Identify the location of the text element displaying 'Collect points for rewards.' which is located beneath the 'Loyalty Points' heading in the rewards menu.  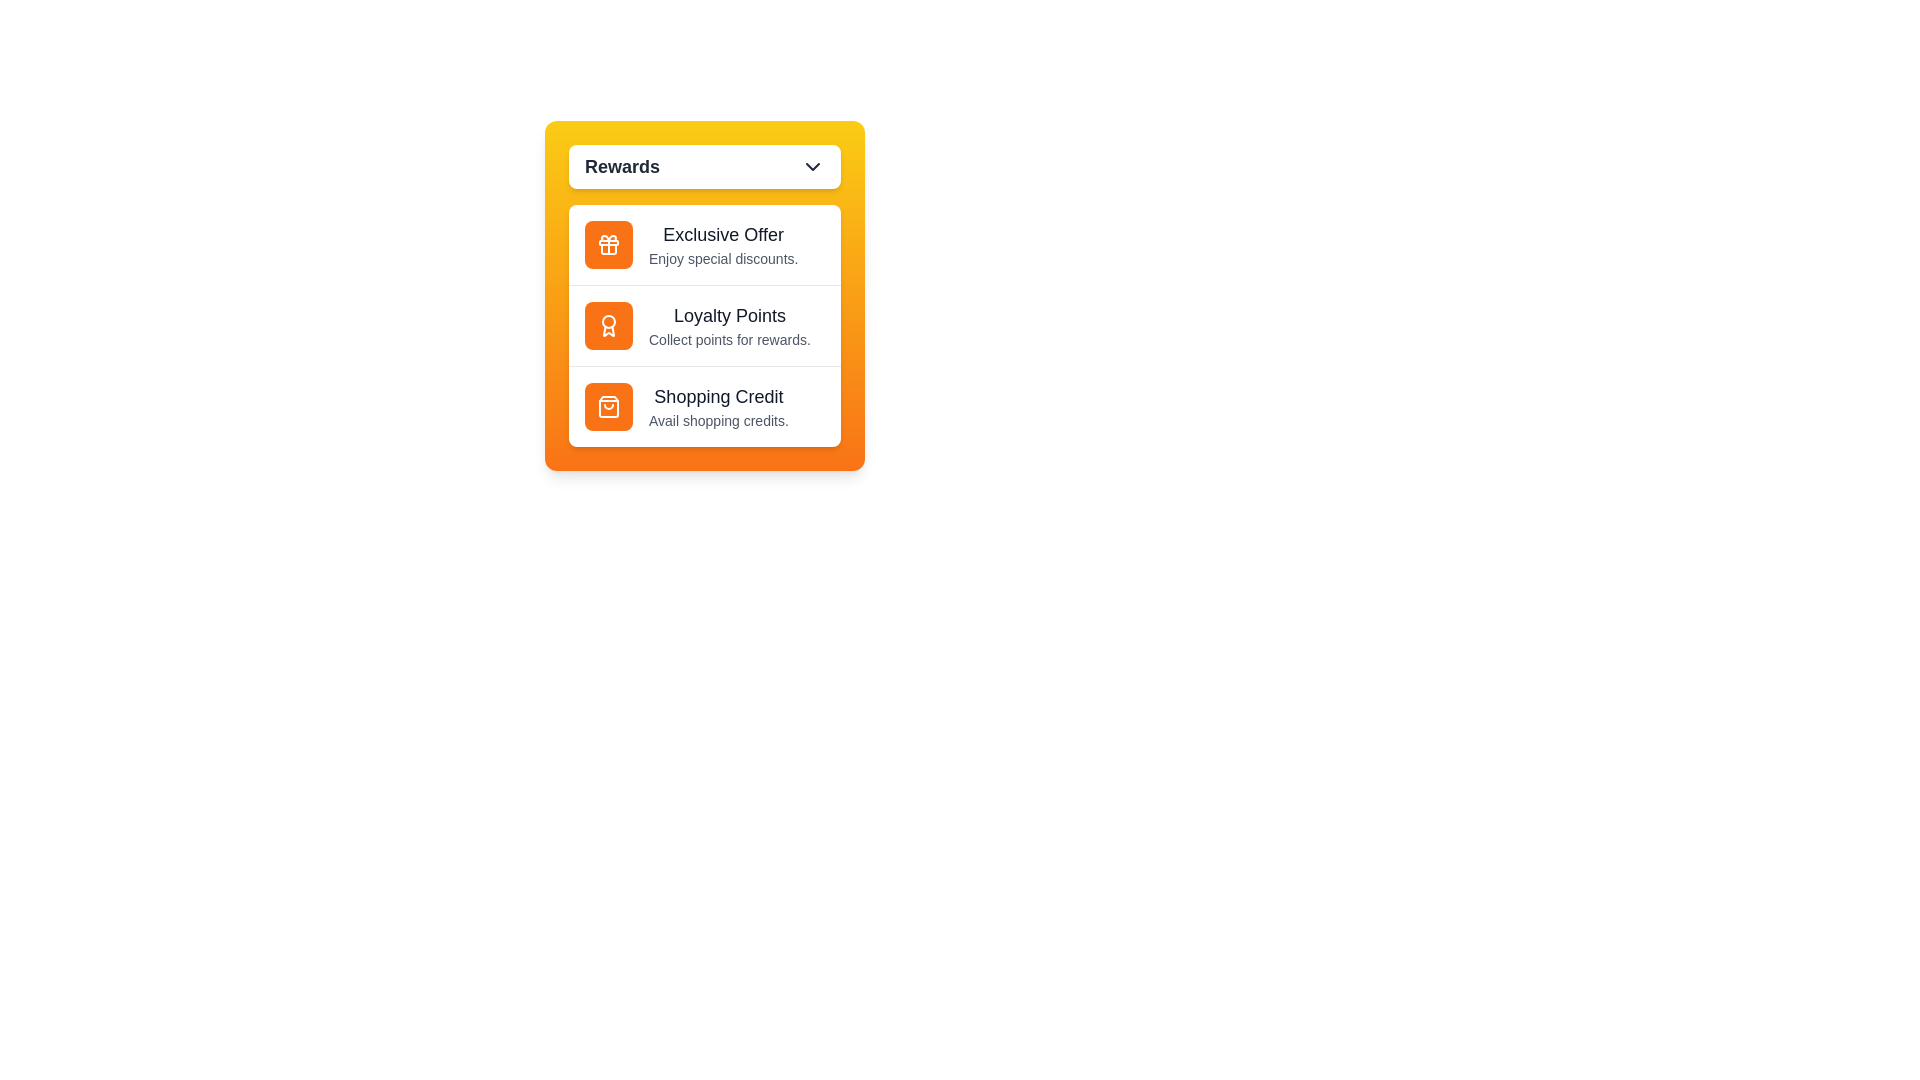
(728, 338).